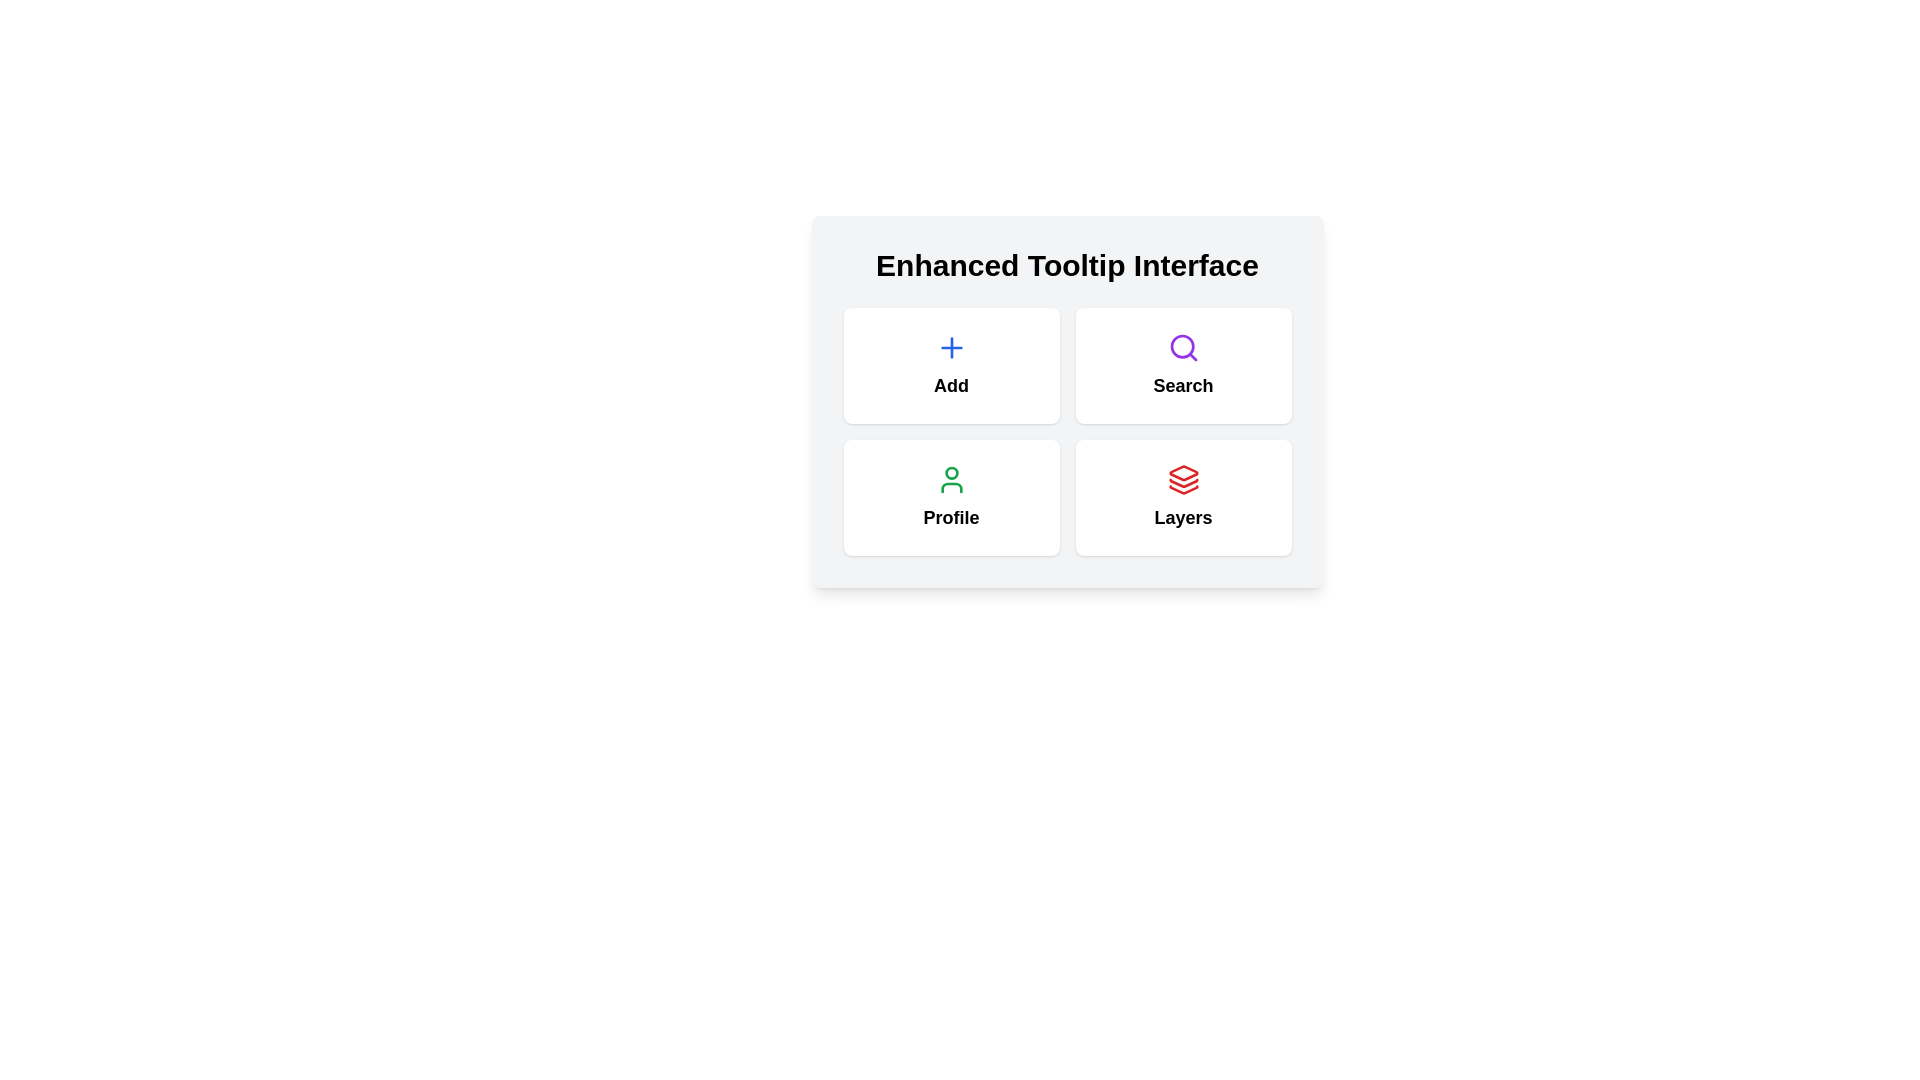 The height and width of the screenshot is (1080, 1920). Describe the element at coordinates (950, 366) in the screenshot. I see `the 'Add' button, which is styled as a card with a blue plus sign icon and bold text, located at the top-left position of the grid layout` at that location.